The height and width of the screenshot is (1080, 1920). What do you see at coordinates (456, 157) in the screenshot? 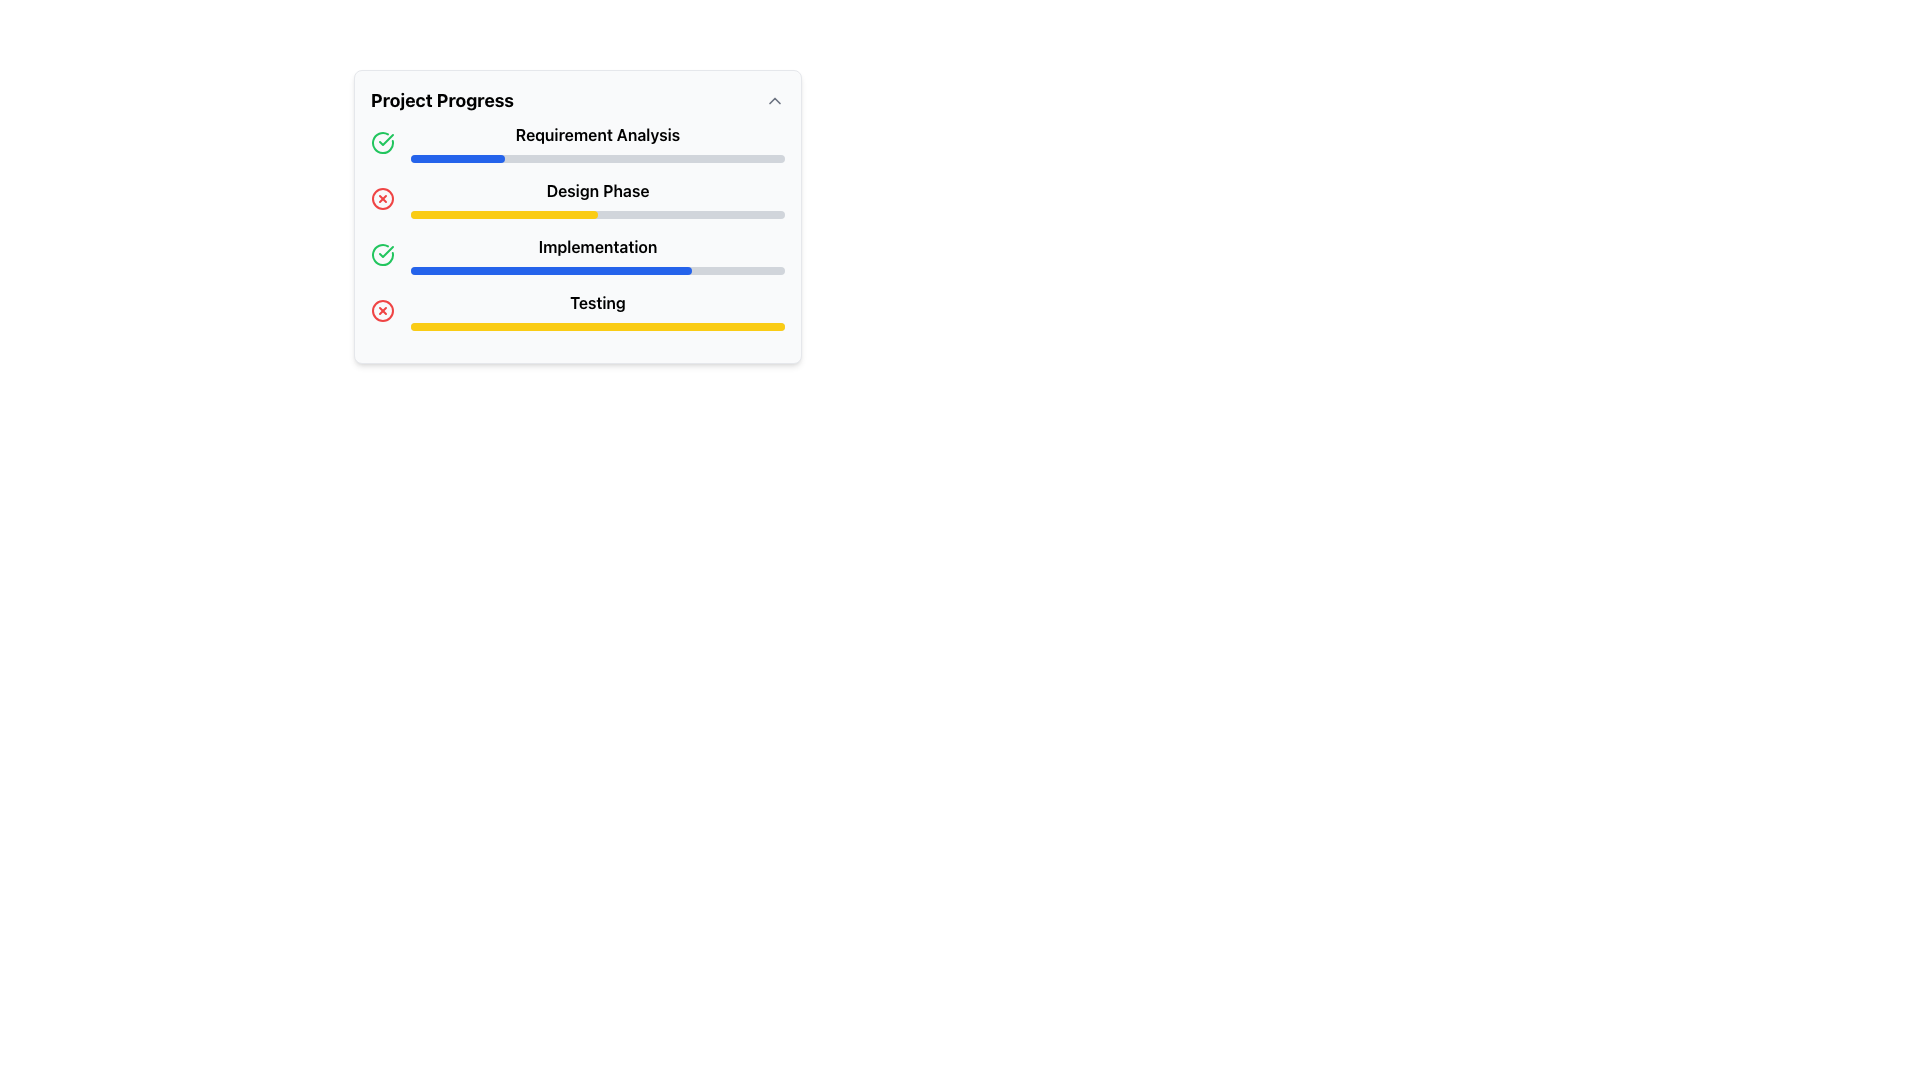
I see `the blue progress bar segment representing 25% progress, located underneath the text 'Requirement Analysis'` at bounding box center [456, 157].